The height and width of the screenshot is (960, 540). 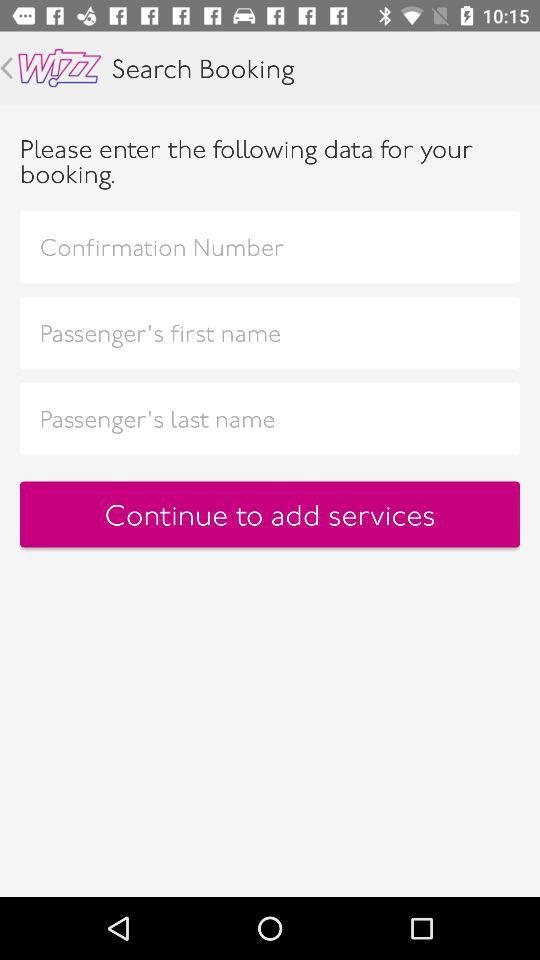 I want to click on text box passenger first name, so click(x=270, y=332).